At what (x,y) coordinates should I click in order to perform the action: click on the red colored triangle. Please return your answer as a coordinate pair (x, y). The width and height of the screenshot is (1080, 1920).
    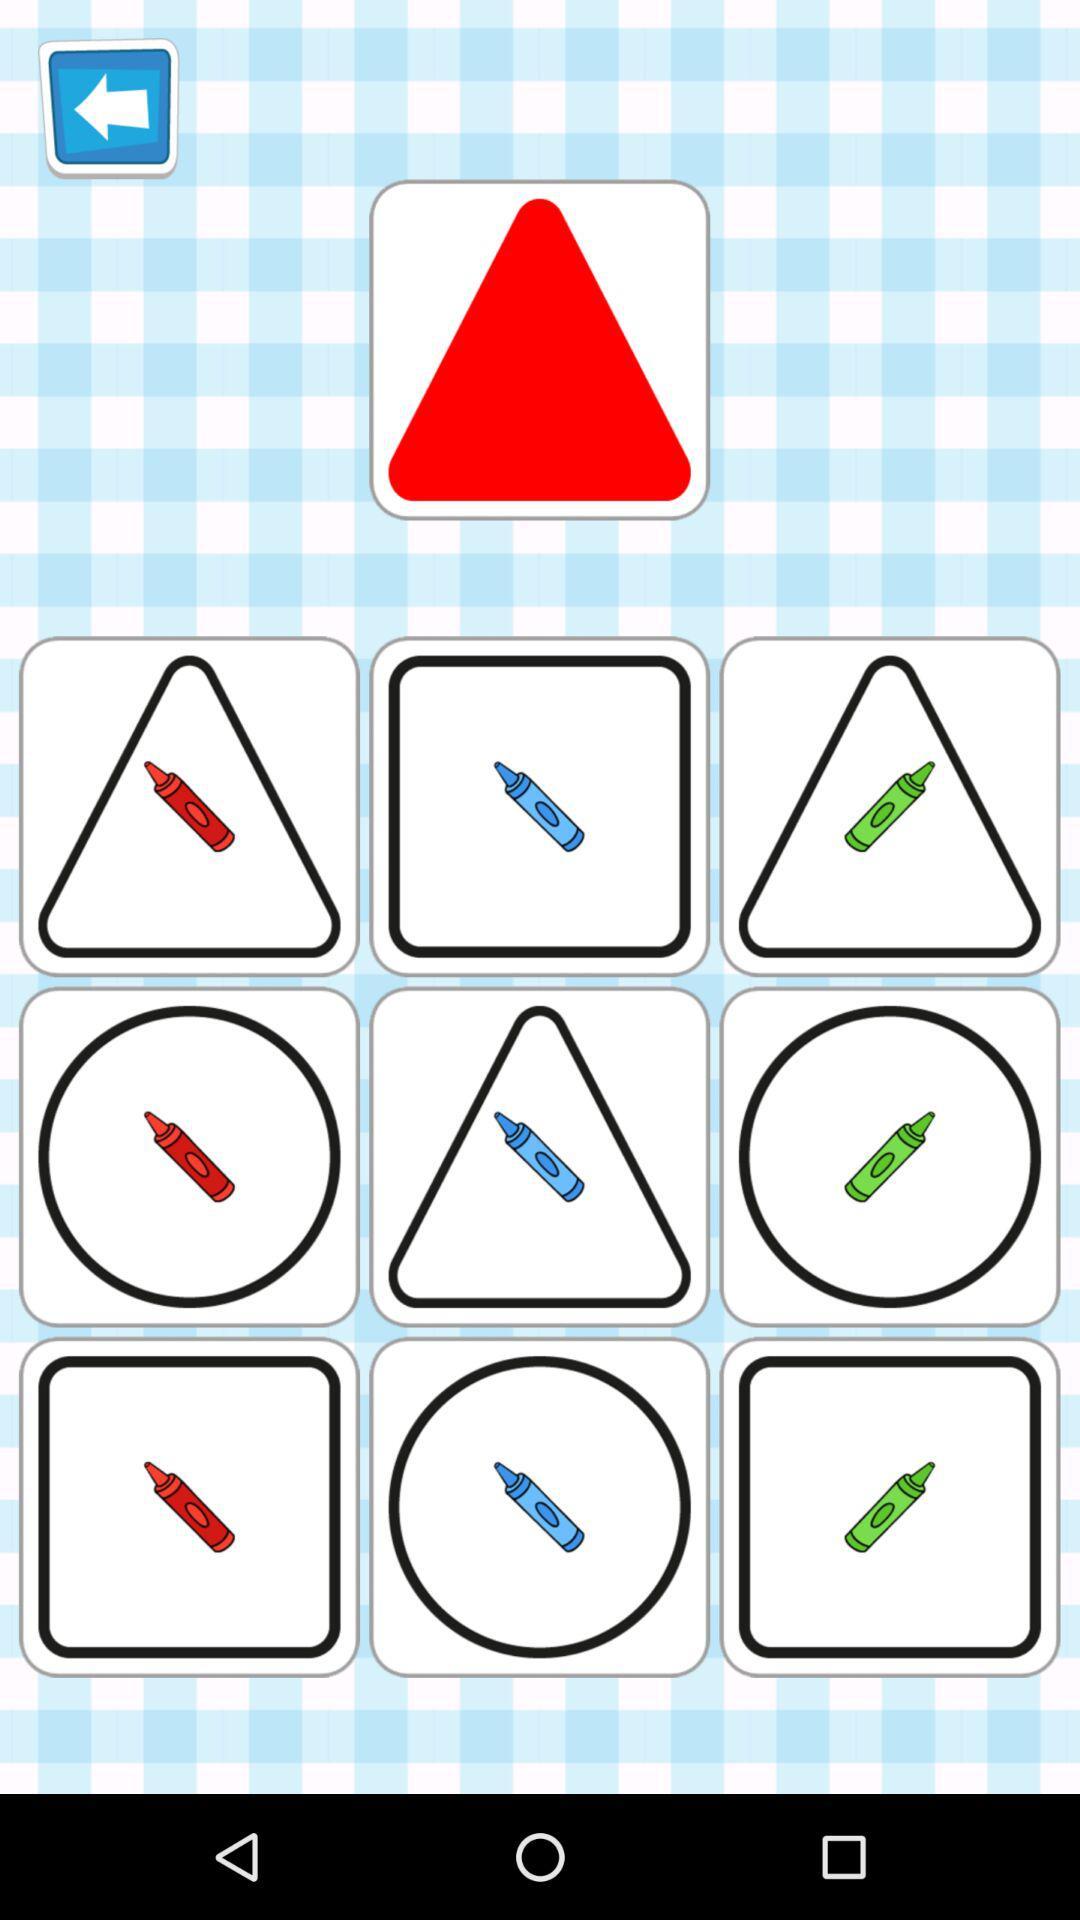
    Looking at the image, I should click on (540, 350).